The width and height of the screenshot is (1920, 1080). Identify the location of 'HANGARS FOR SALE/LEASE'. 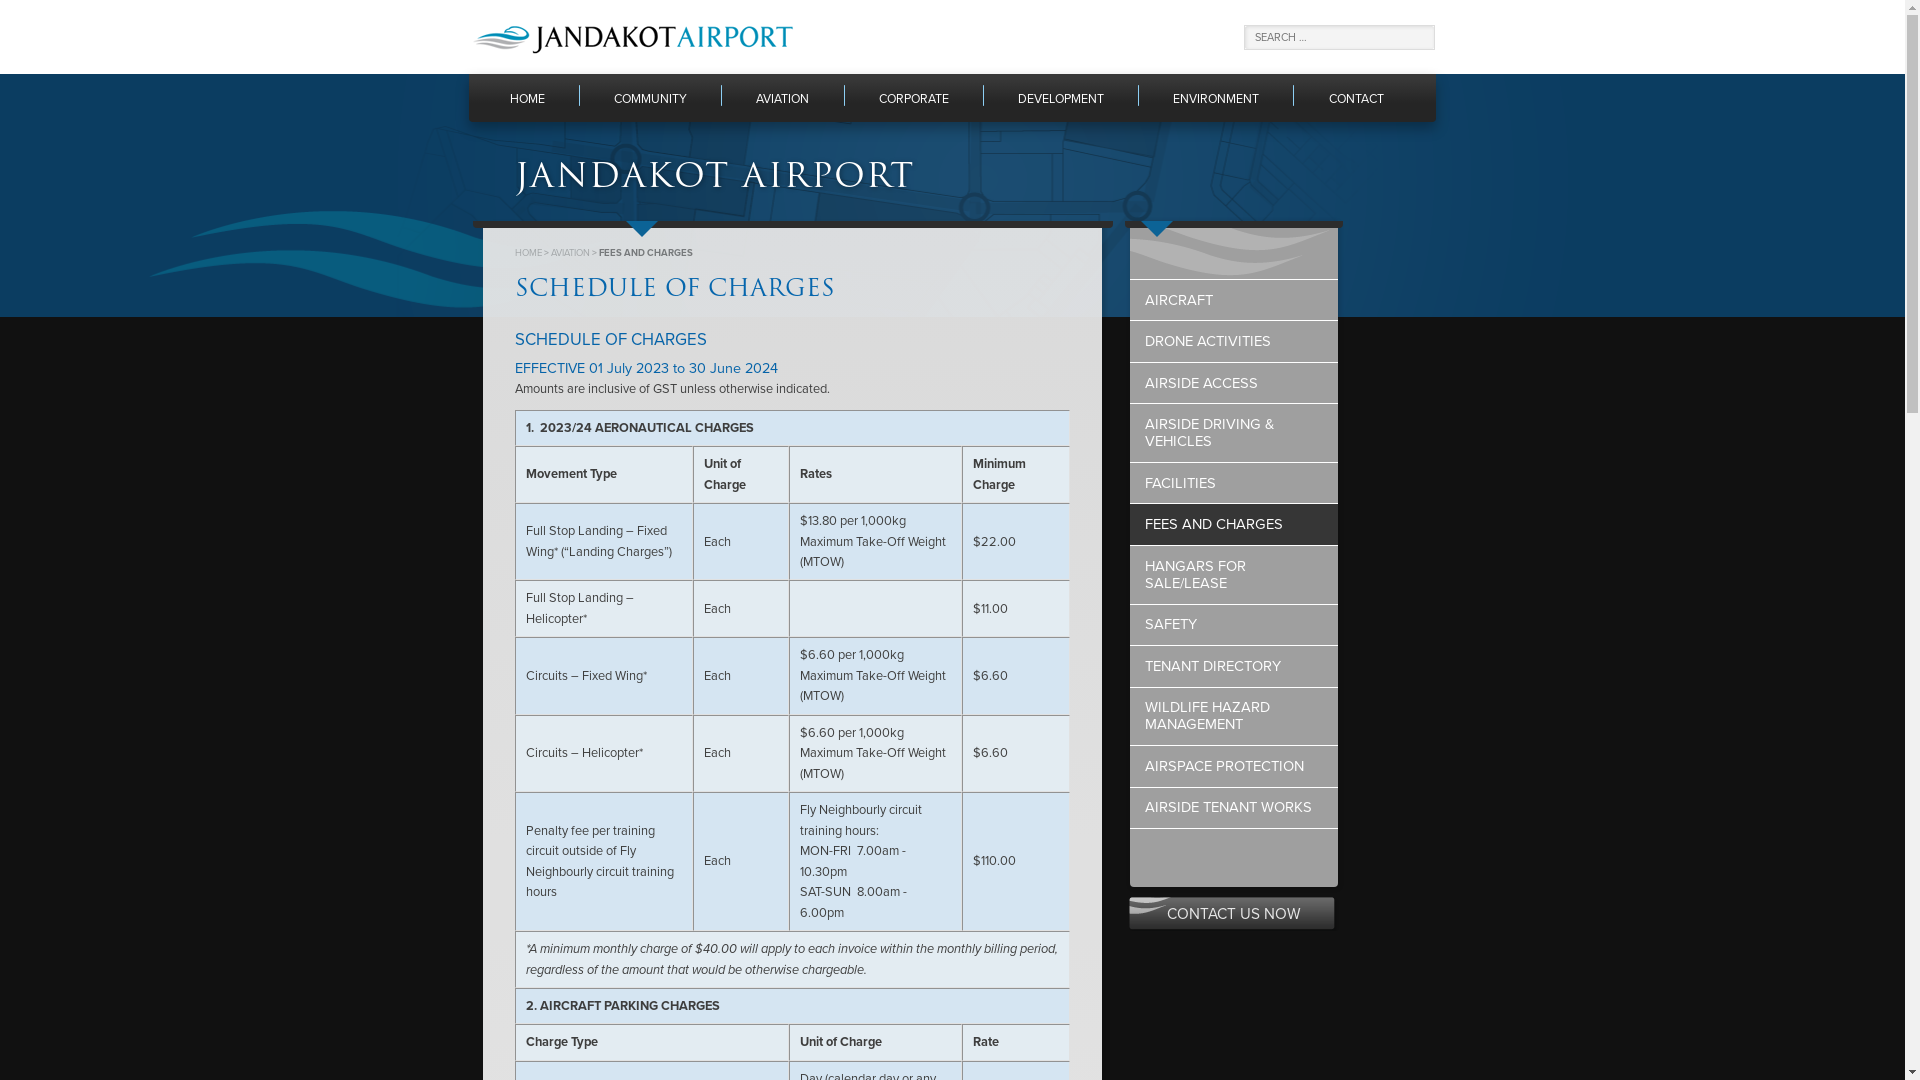
(1232, 574).